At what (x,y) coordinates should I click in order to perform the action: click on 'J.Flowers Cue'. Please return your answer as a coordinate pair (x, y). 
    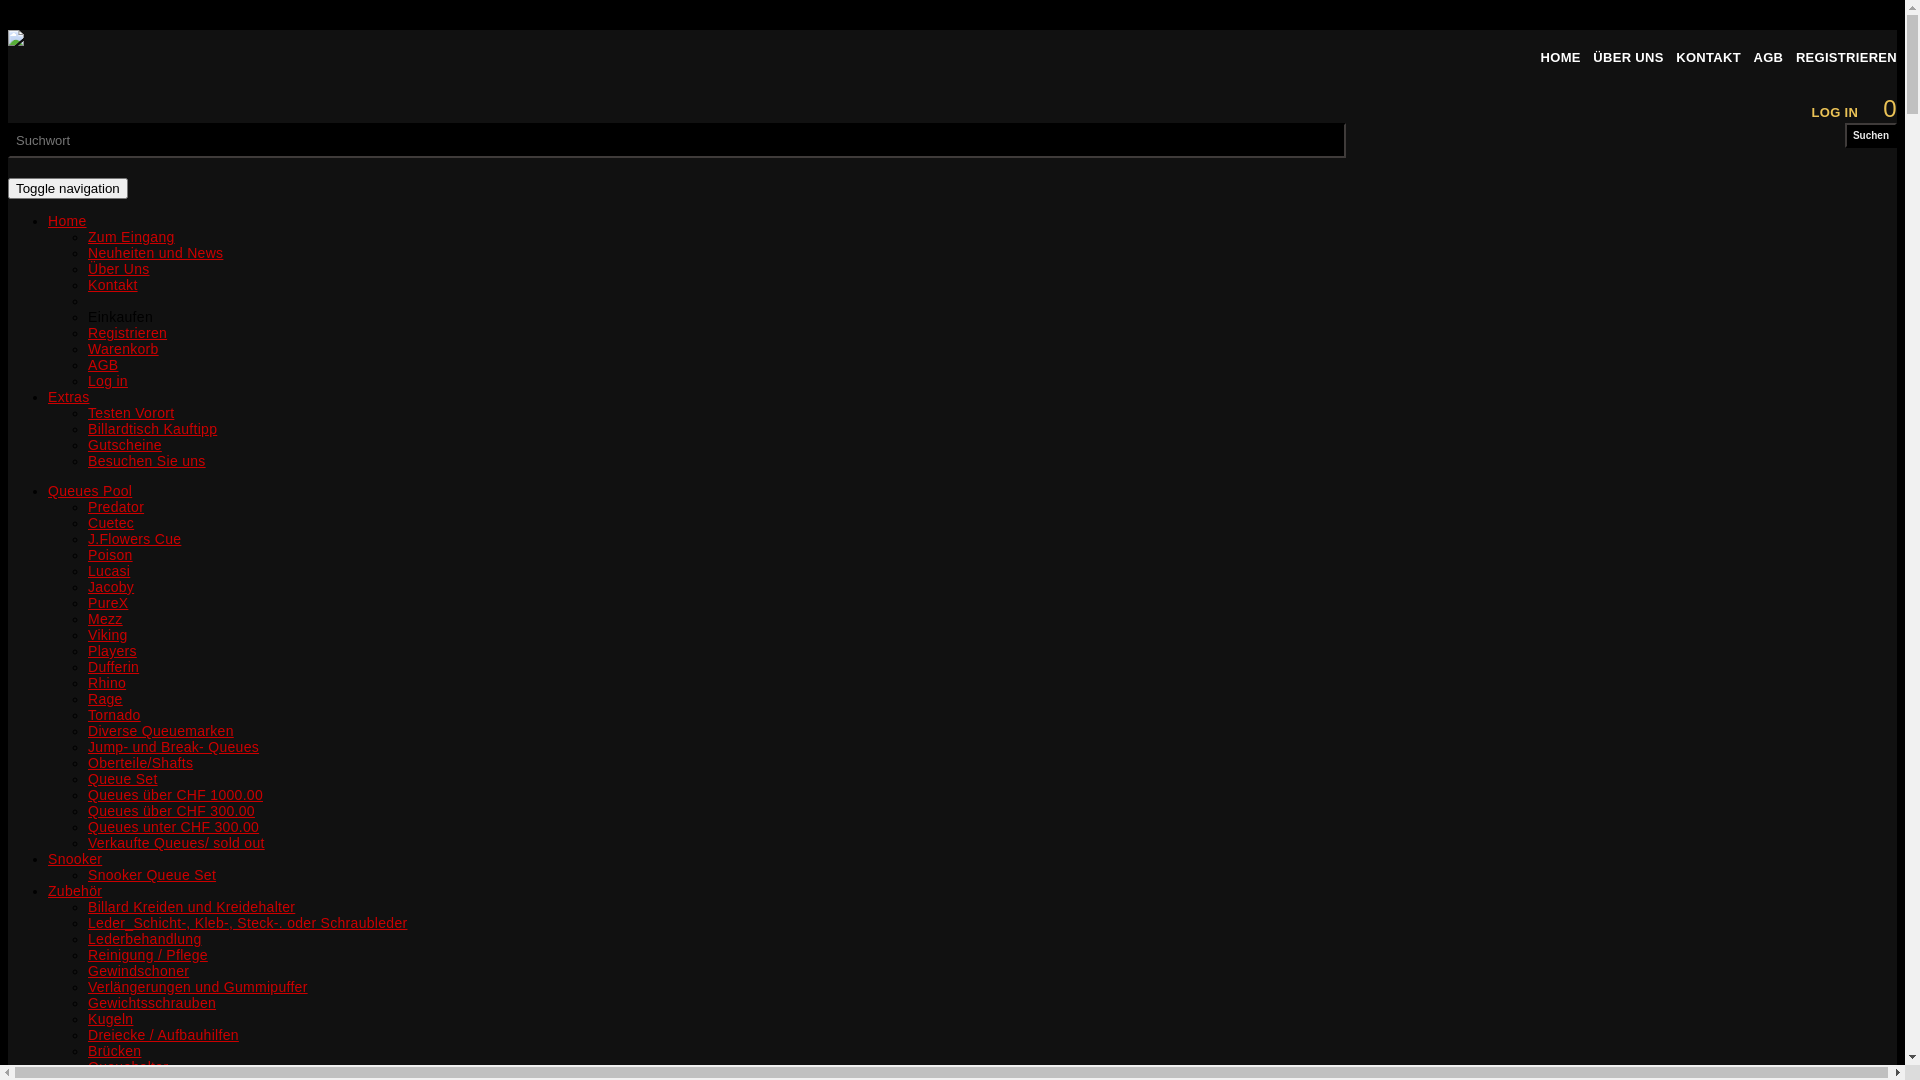
    Looking at the image, I should click on (133, 538).